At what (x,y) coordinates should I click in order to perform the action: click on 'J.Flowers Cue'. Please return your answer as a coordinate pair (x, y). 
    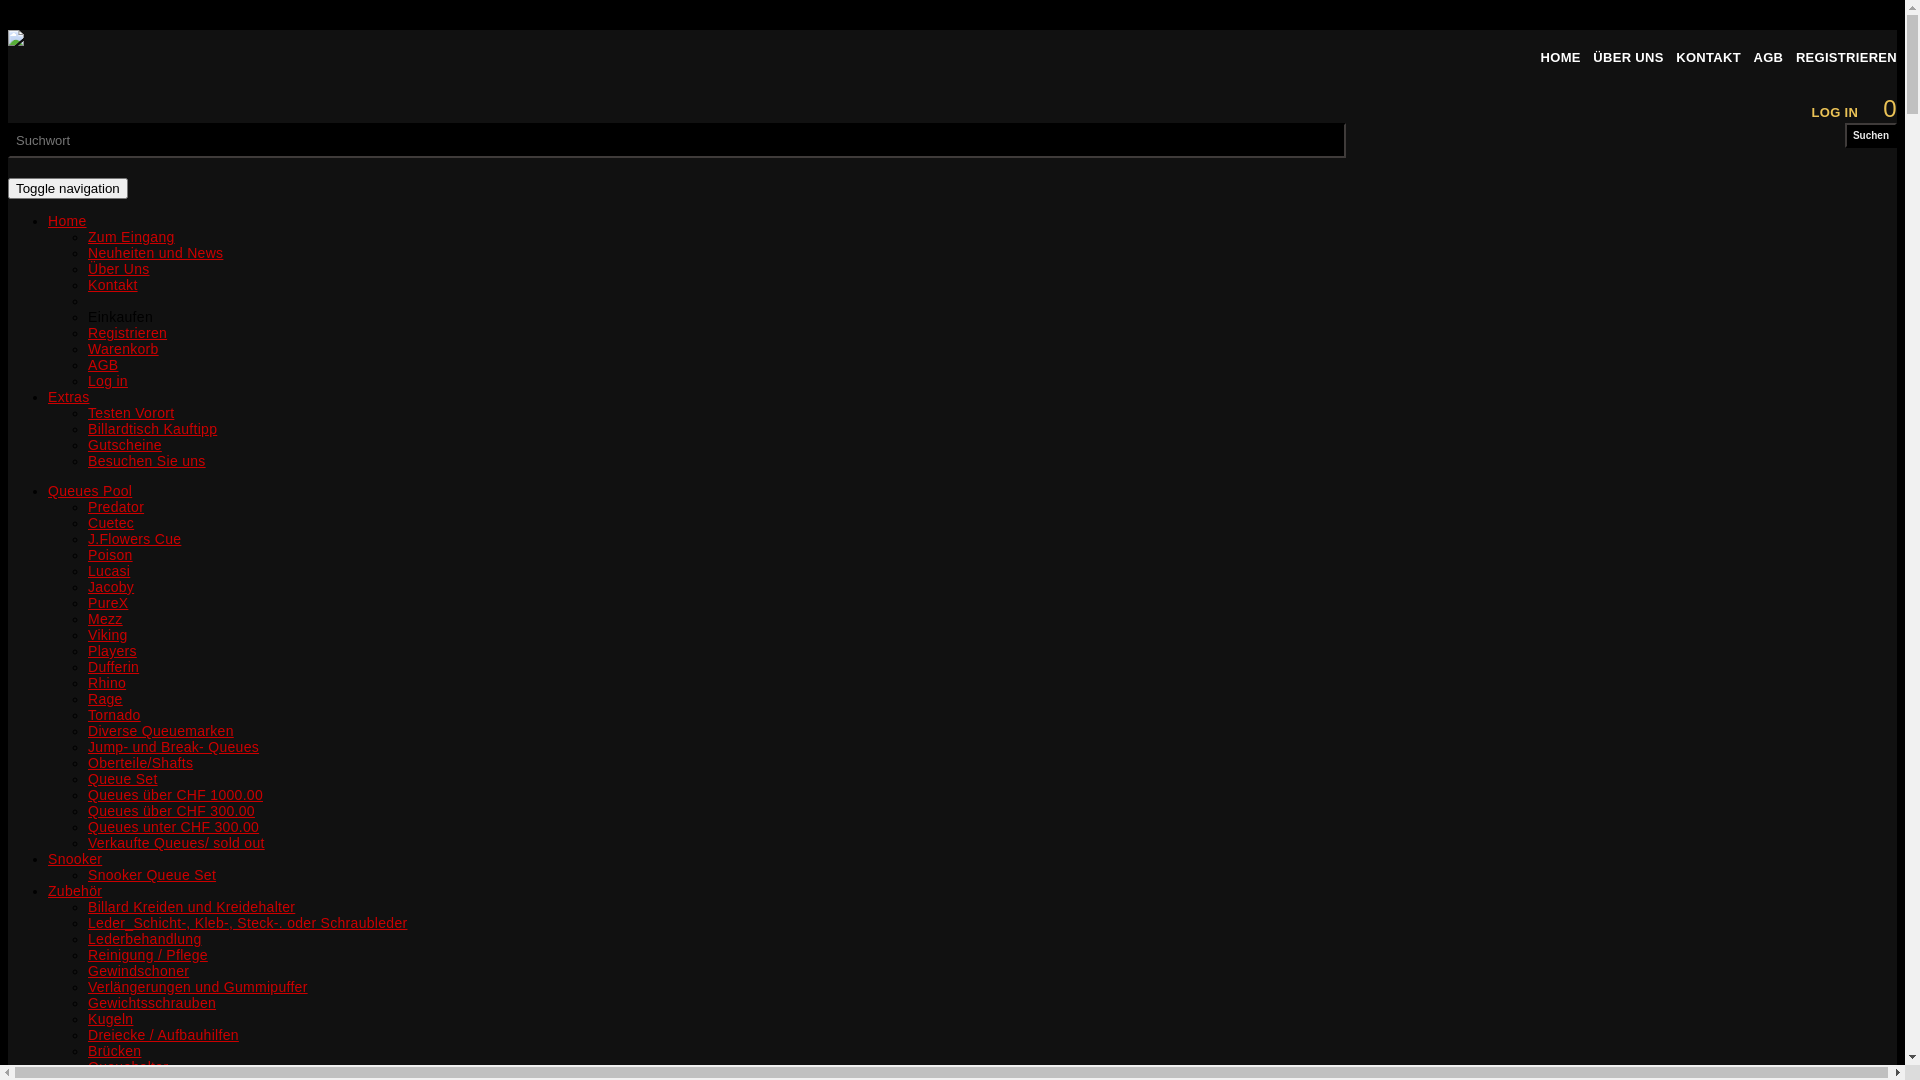
    Looking at the image, I should click on (133, 538).